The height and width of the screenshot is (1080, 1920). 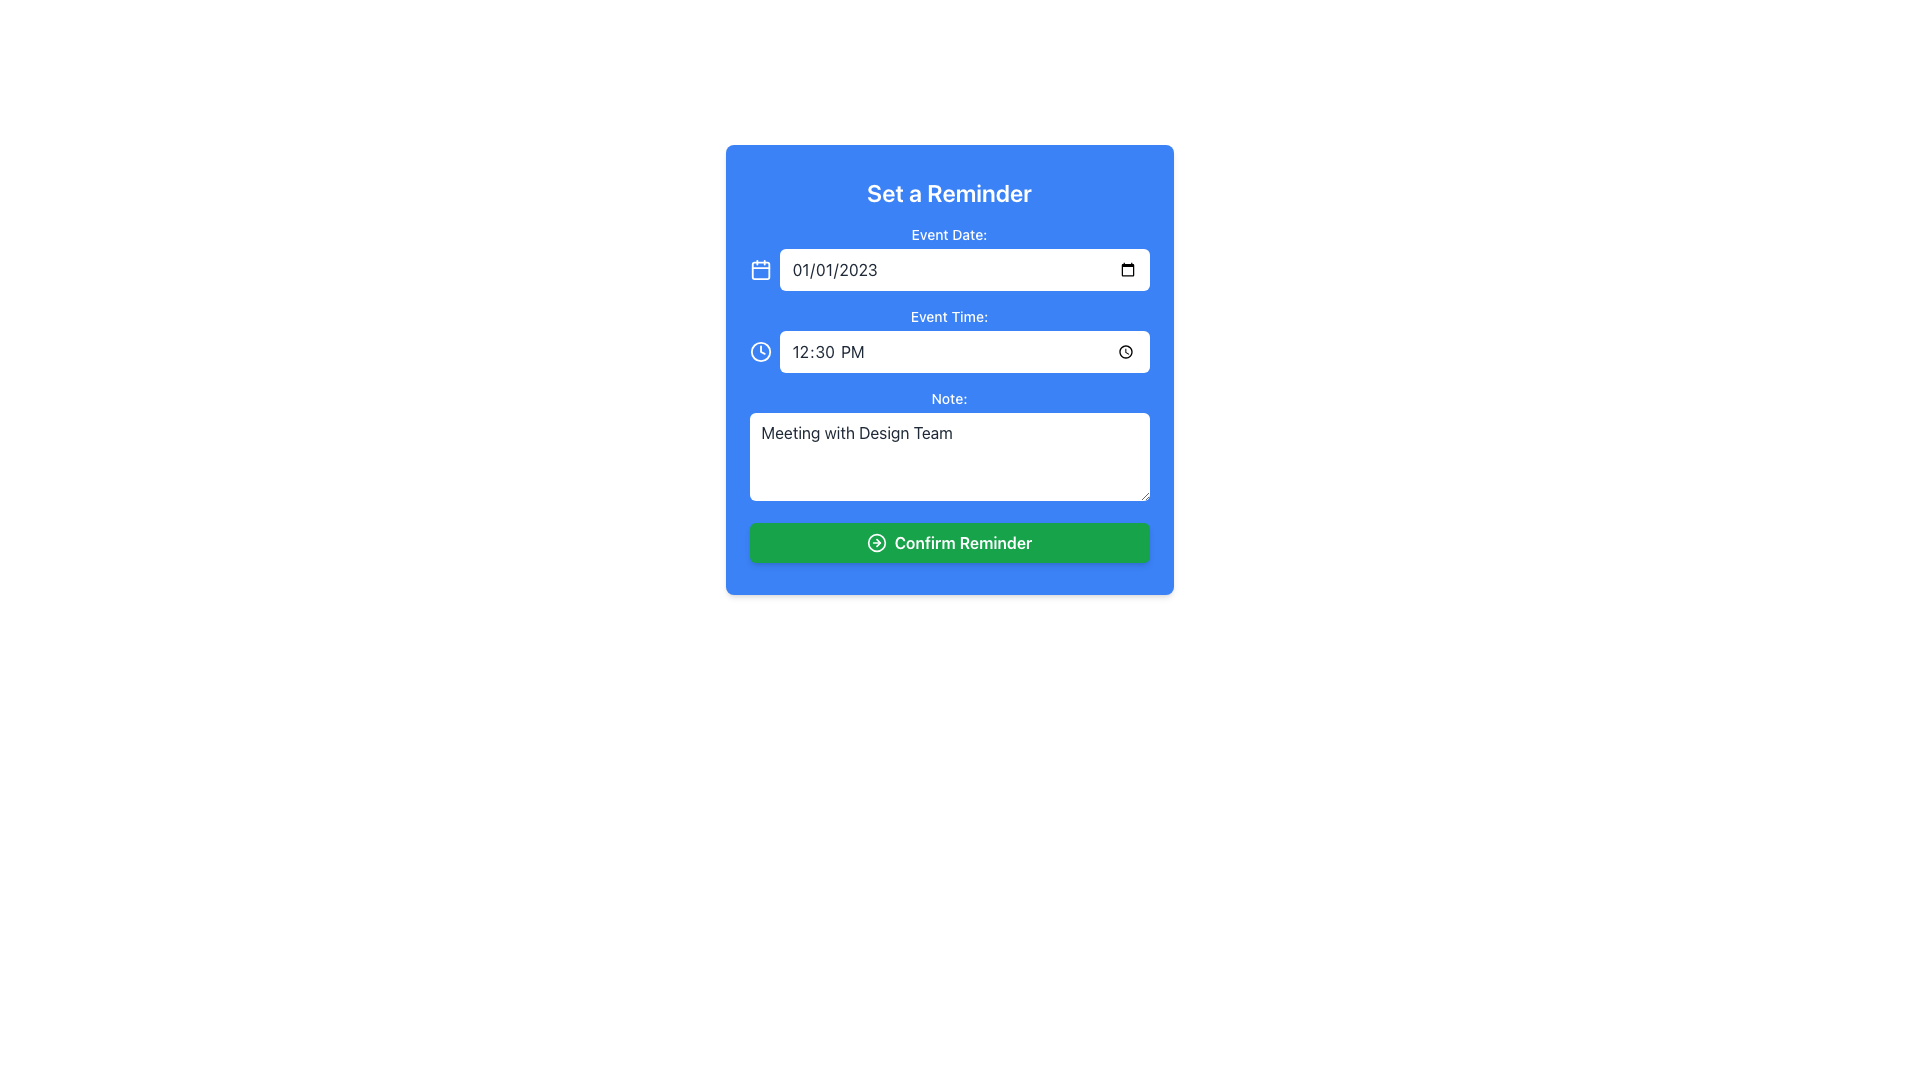 I want to click on the Date Input Field displaying '01/01/2023', so click(x=964, y=270).